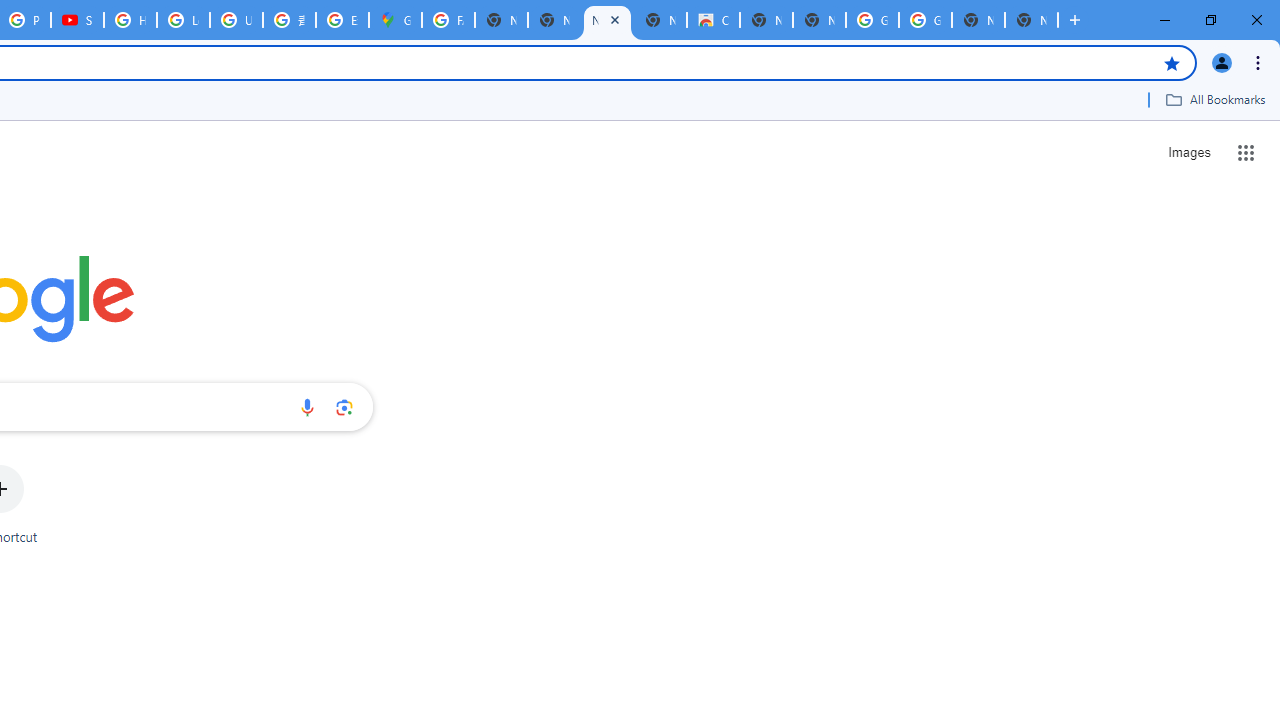 The height and width of the screenshot is (720, 1280). I want to click on 'Subscriptions - YouTube', so click(77, 20).